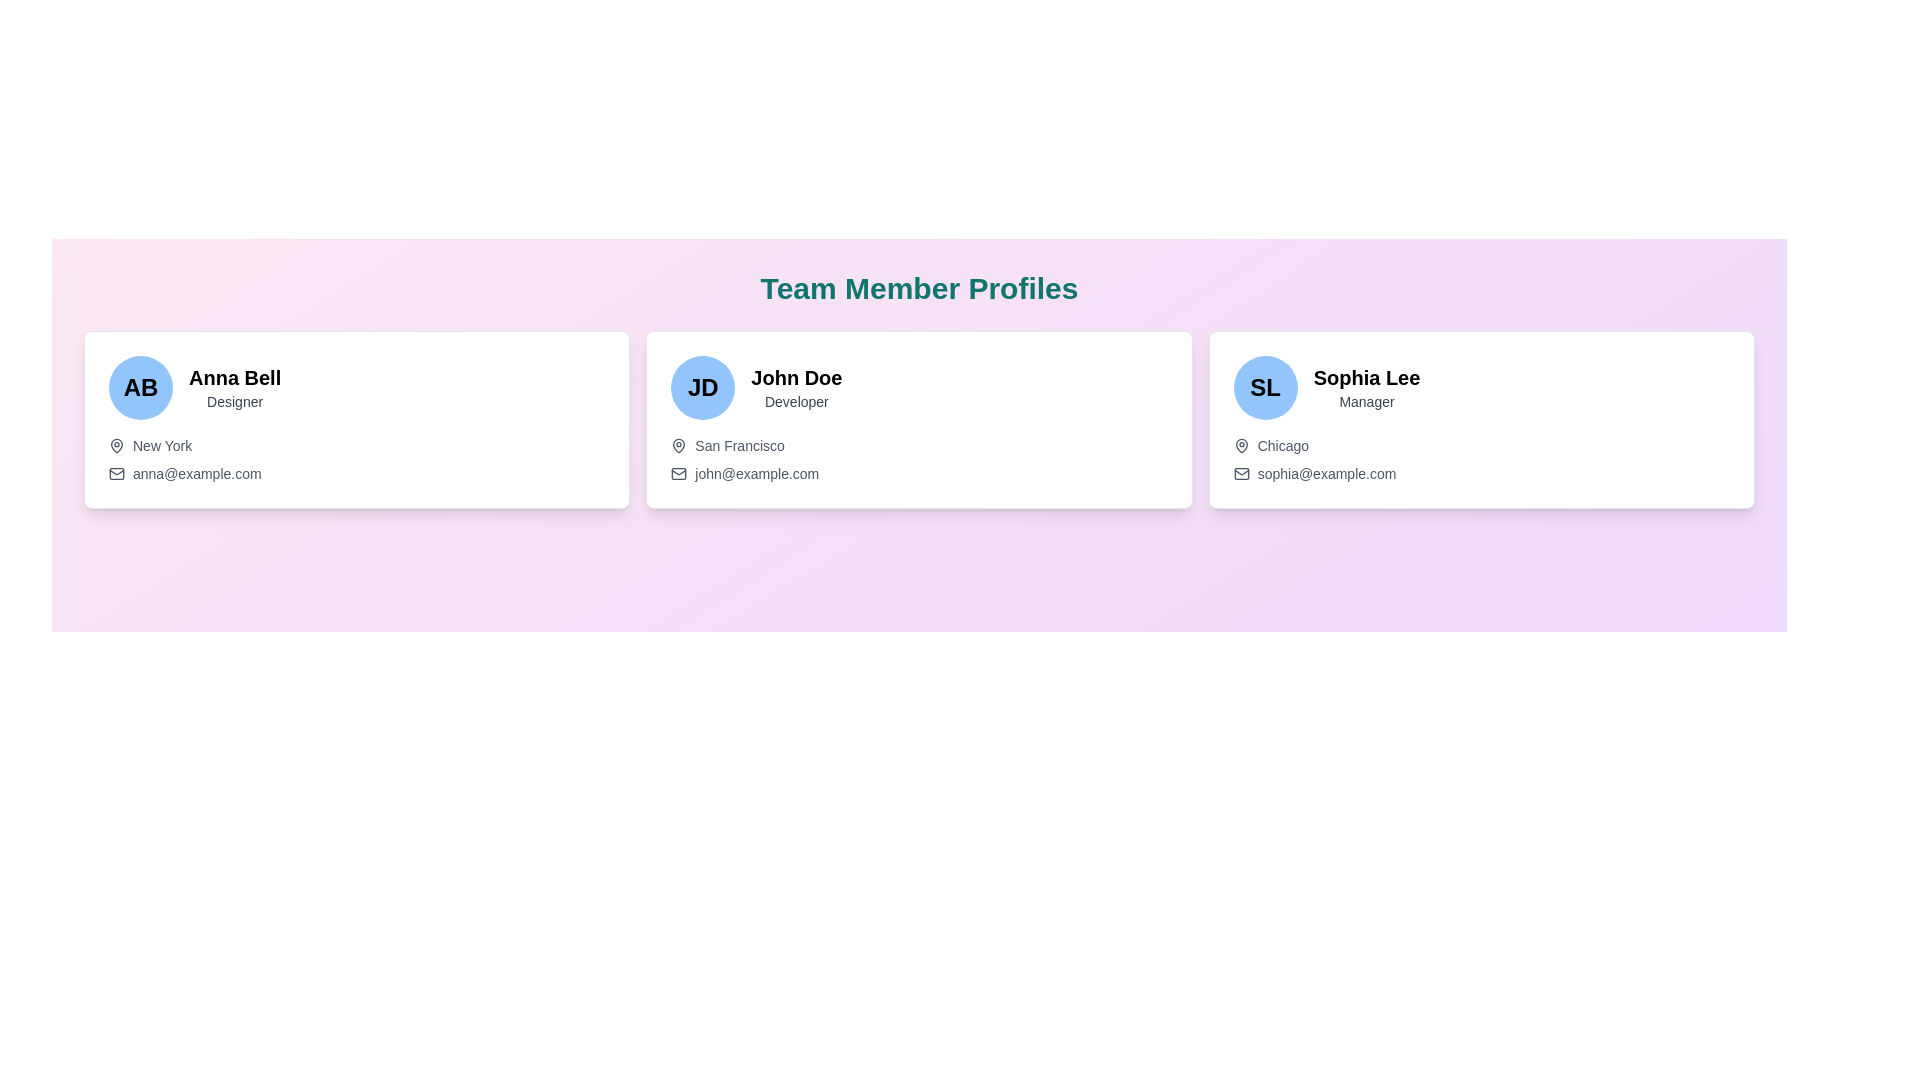 The height and width of the screenshot is (1080, 1920). What do you see at coordinates (115, 443) in the screenshot?
I see `icon representing the location of Anna Bell, which is located in her profile card under 'New York', positioned to the left of the location text` at bounding box center [115, 443].